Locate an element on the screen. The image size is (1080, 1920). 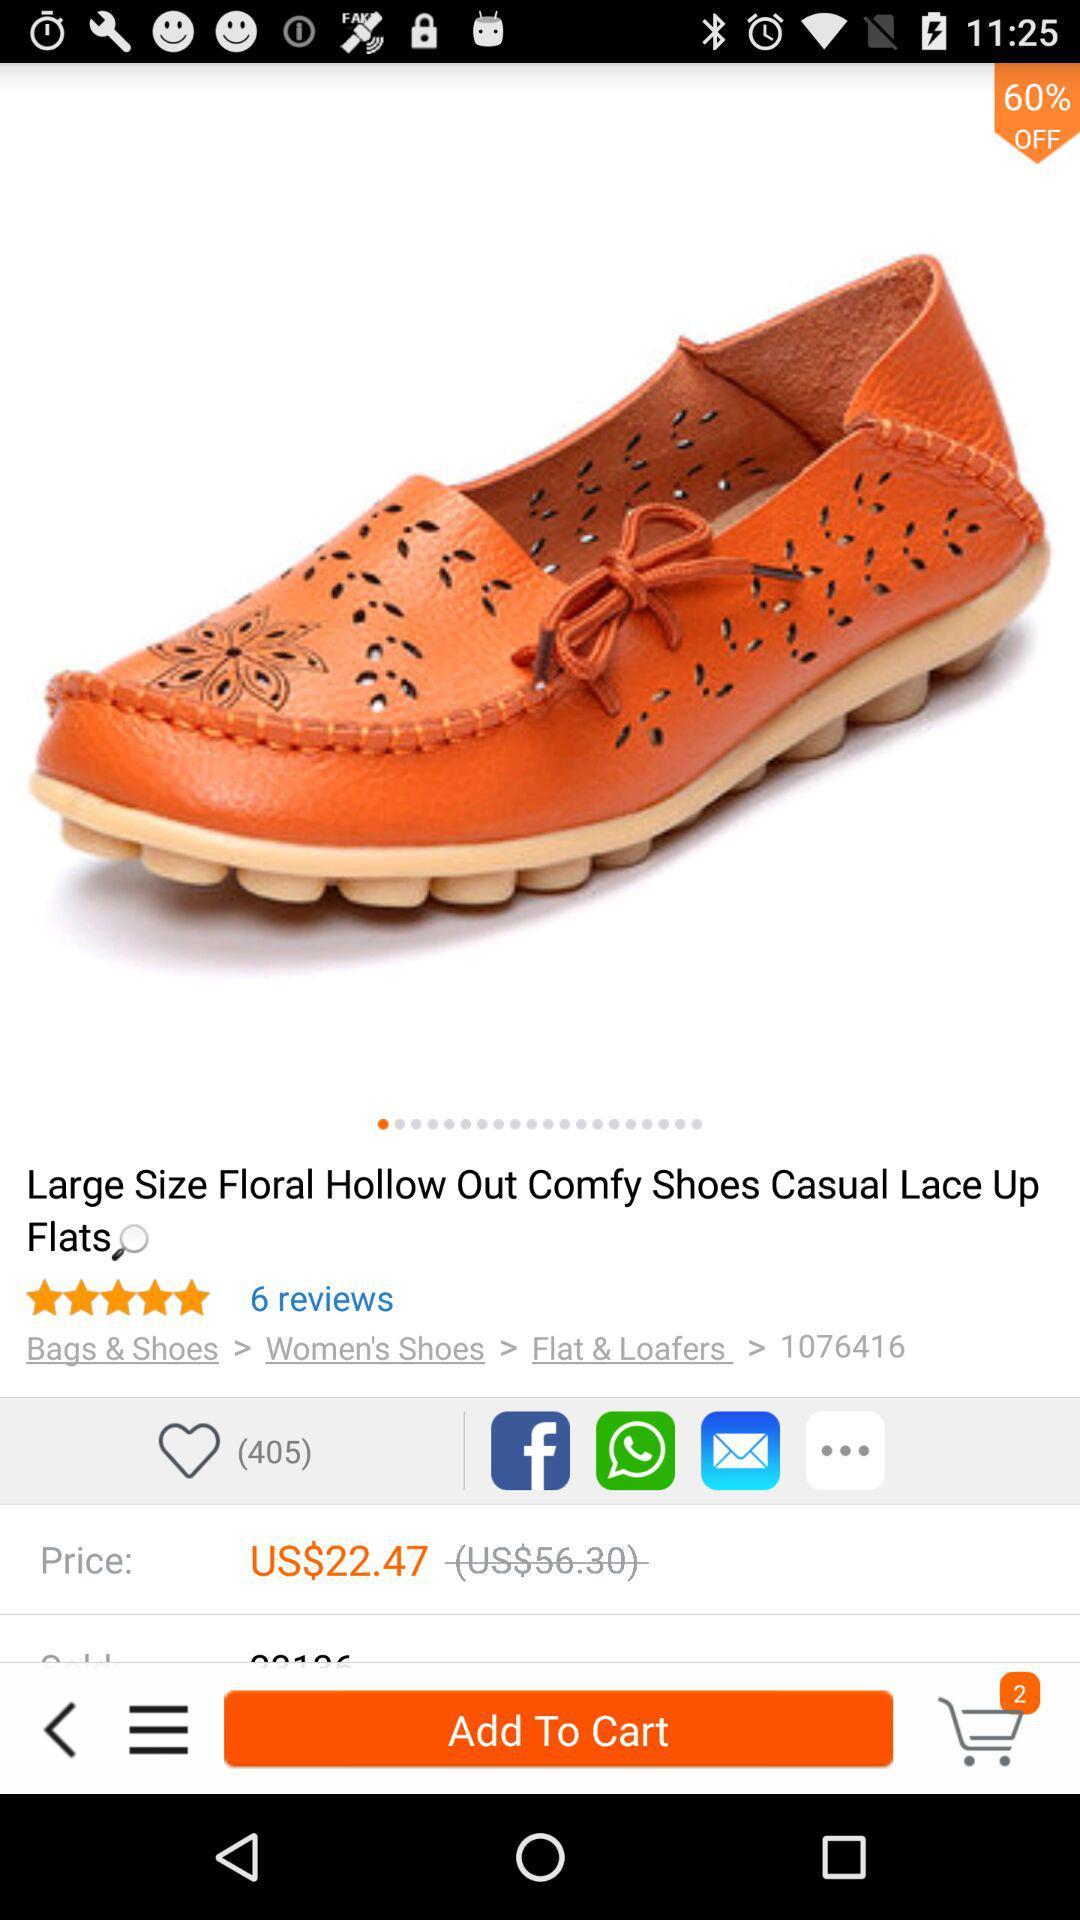
share via email is located at coordinates (740, 1450).